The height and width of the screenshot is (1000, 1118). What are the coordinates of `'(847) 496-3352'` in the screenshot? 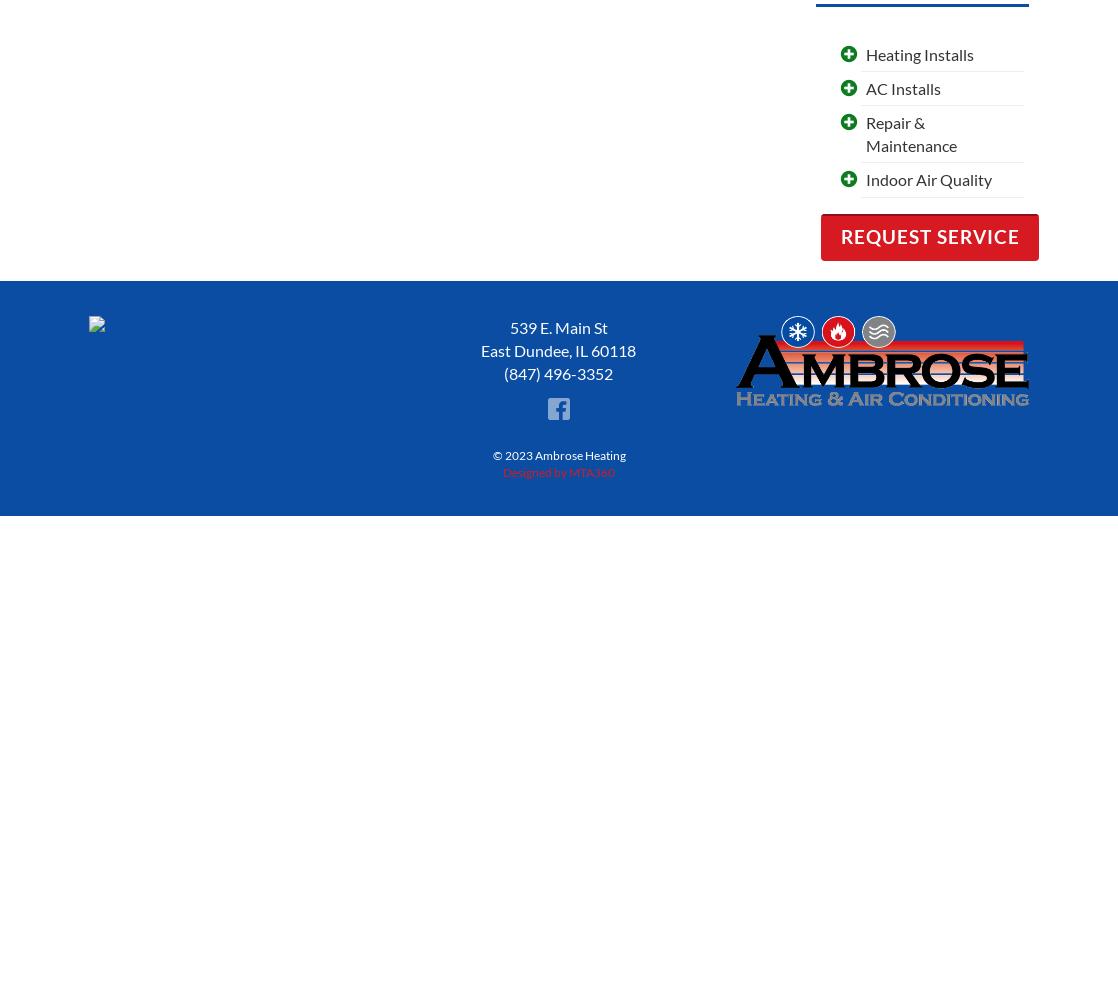 It's located at (557, 372).